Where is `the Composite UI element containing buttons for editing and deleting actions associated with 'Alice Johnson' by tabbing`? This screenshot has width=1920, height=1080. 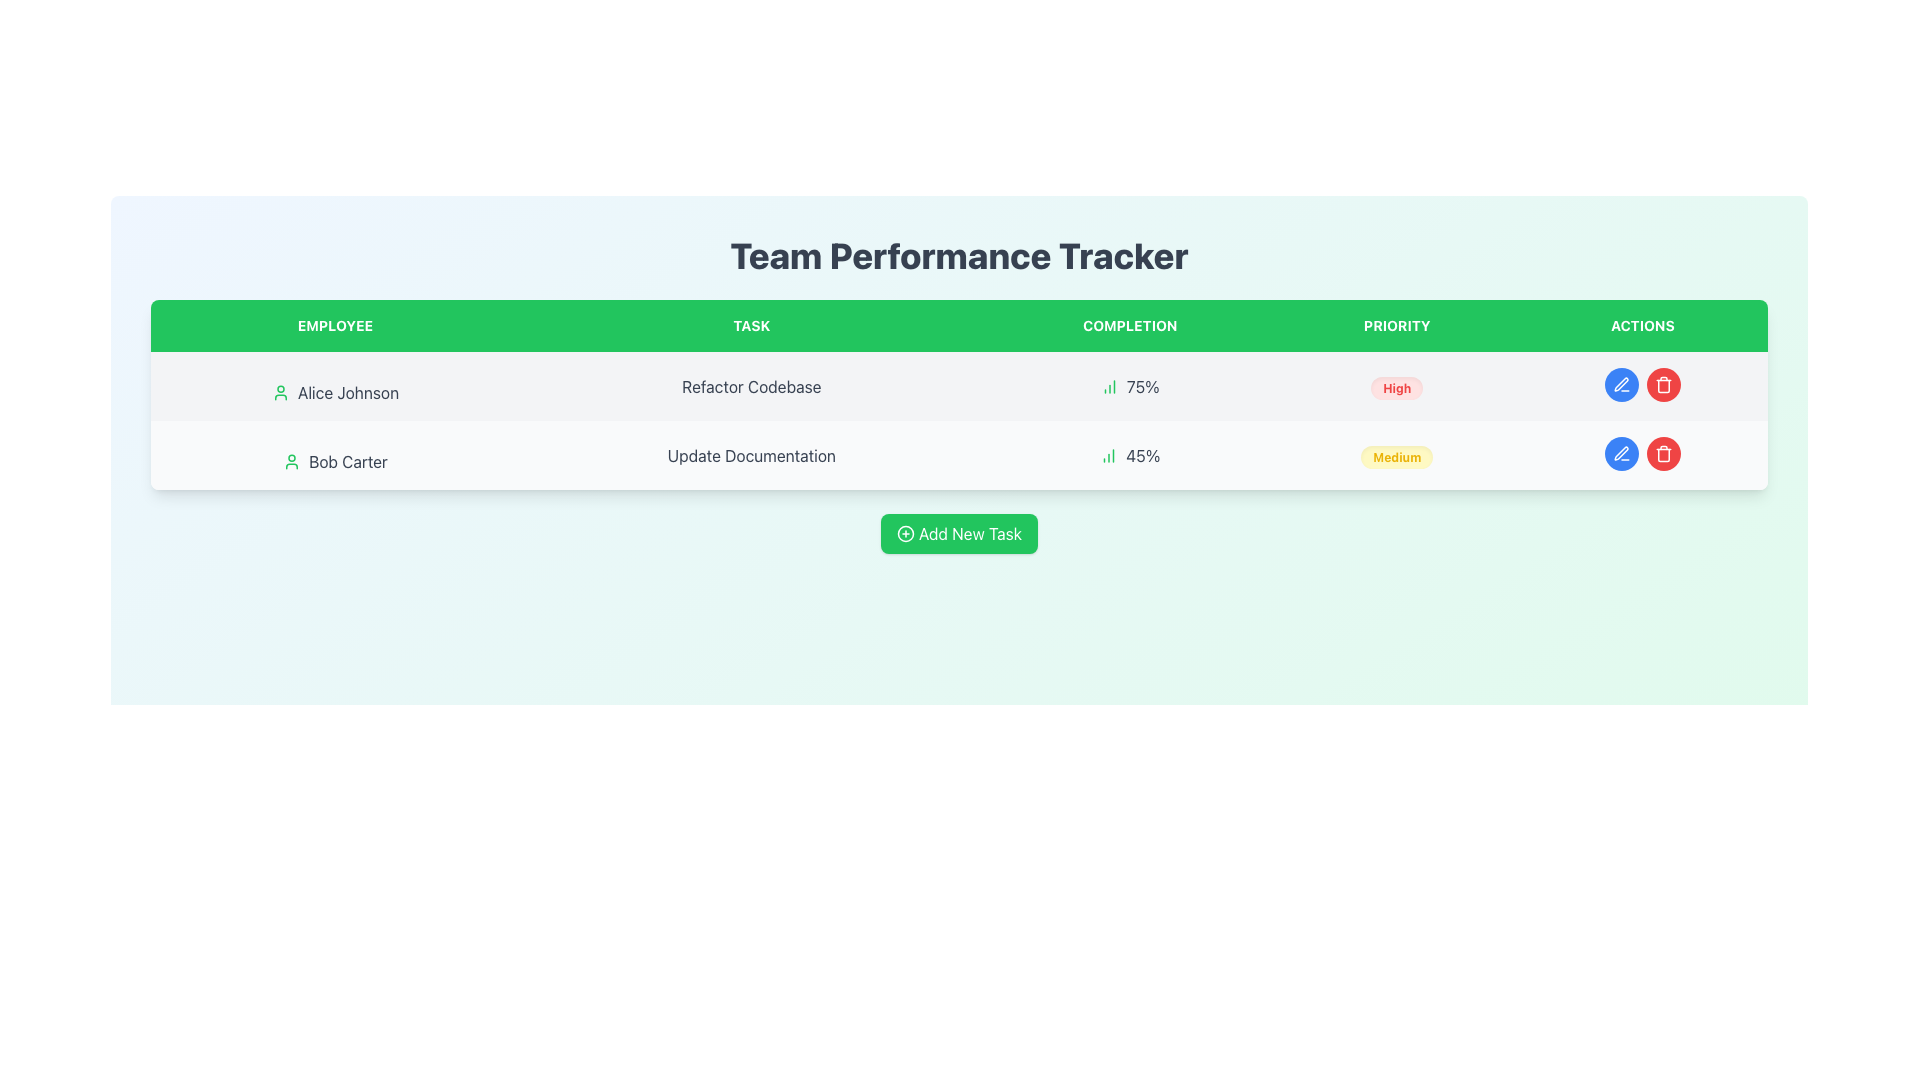
the Composite UI element containing buttons for editing and deleting actions associated with 'Alice Johnson' by tabbing is located at coordinates (1642, 385).